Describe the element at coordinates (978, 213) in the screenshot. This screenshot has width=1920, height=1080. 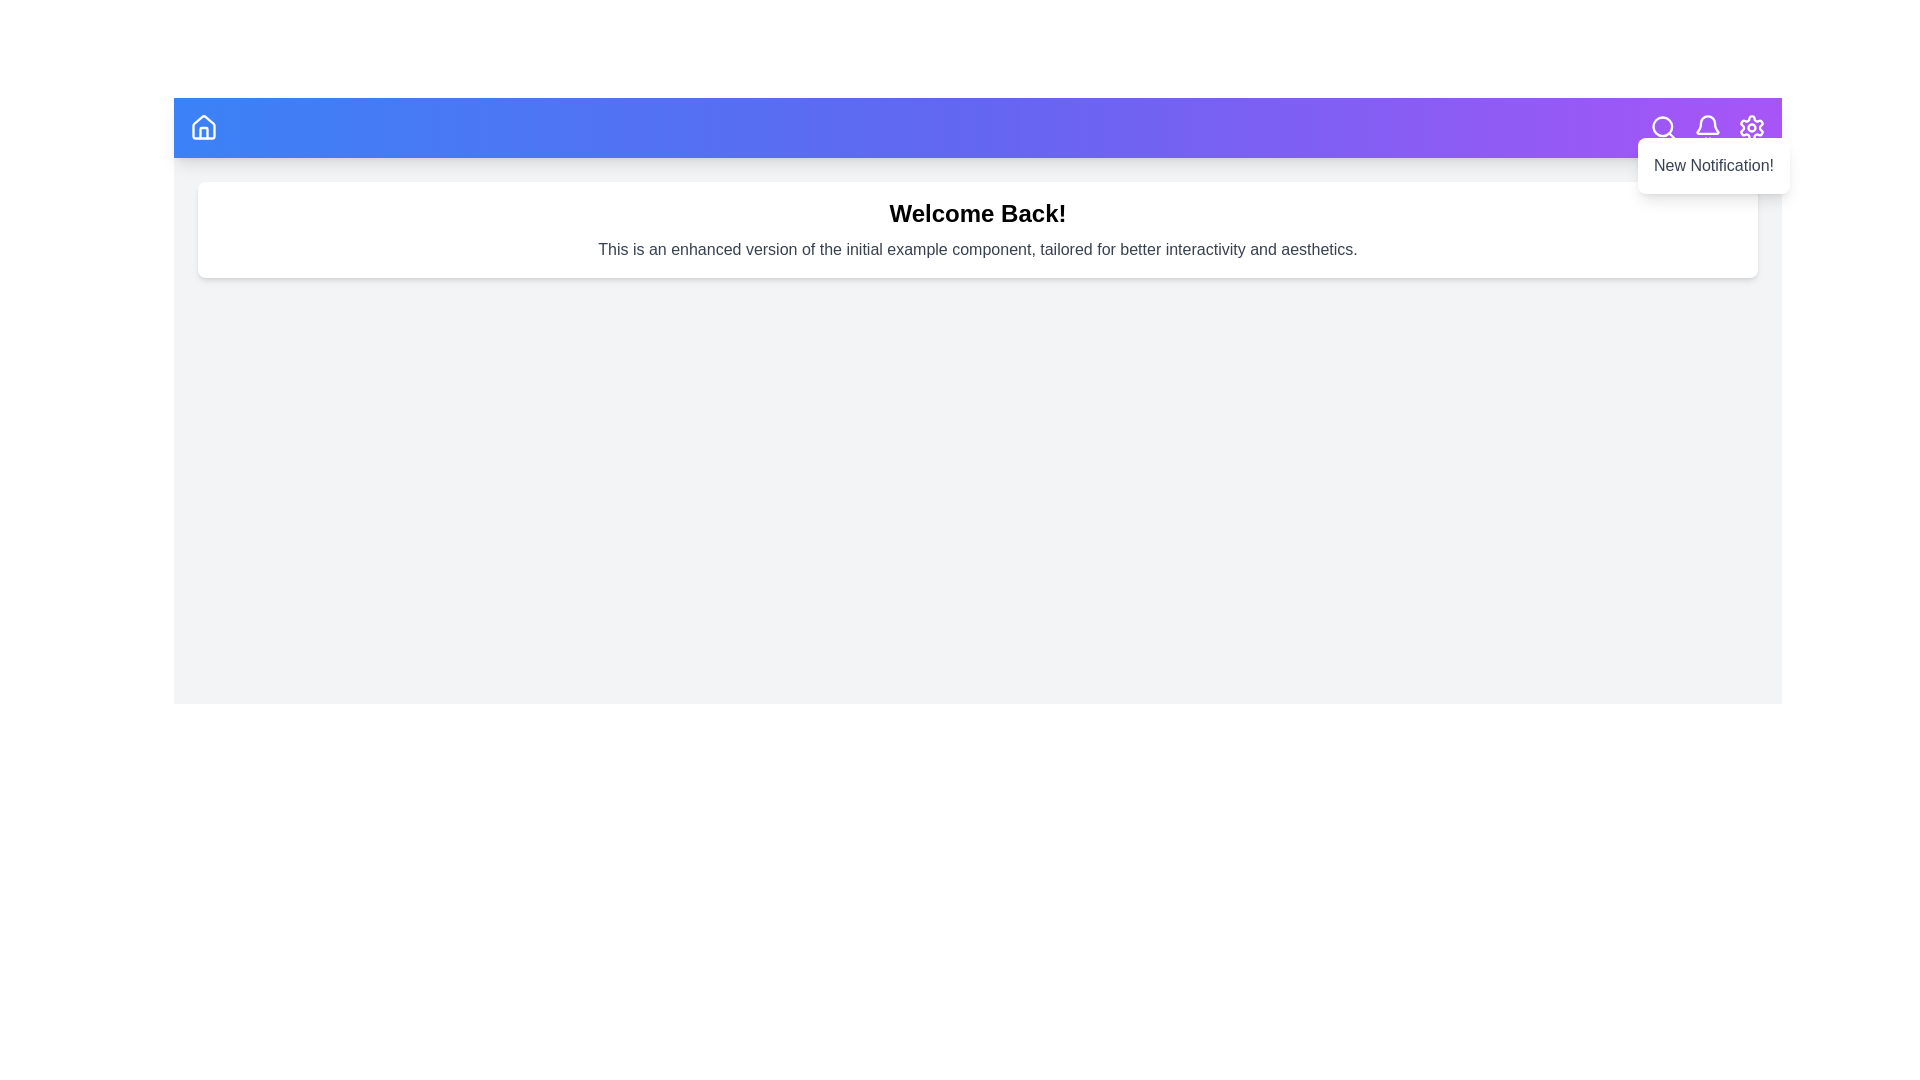
I see `the 'Welcome Back!' heading` at that location.